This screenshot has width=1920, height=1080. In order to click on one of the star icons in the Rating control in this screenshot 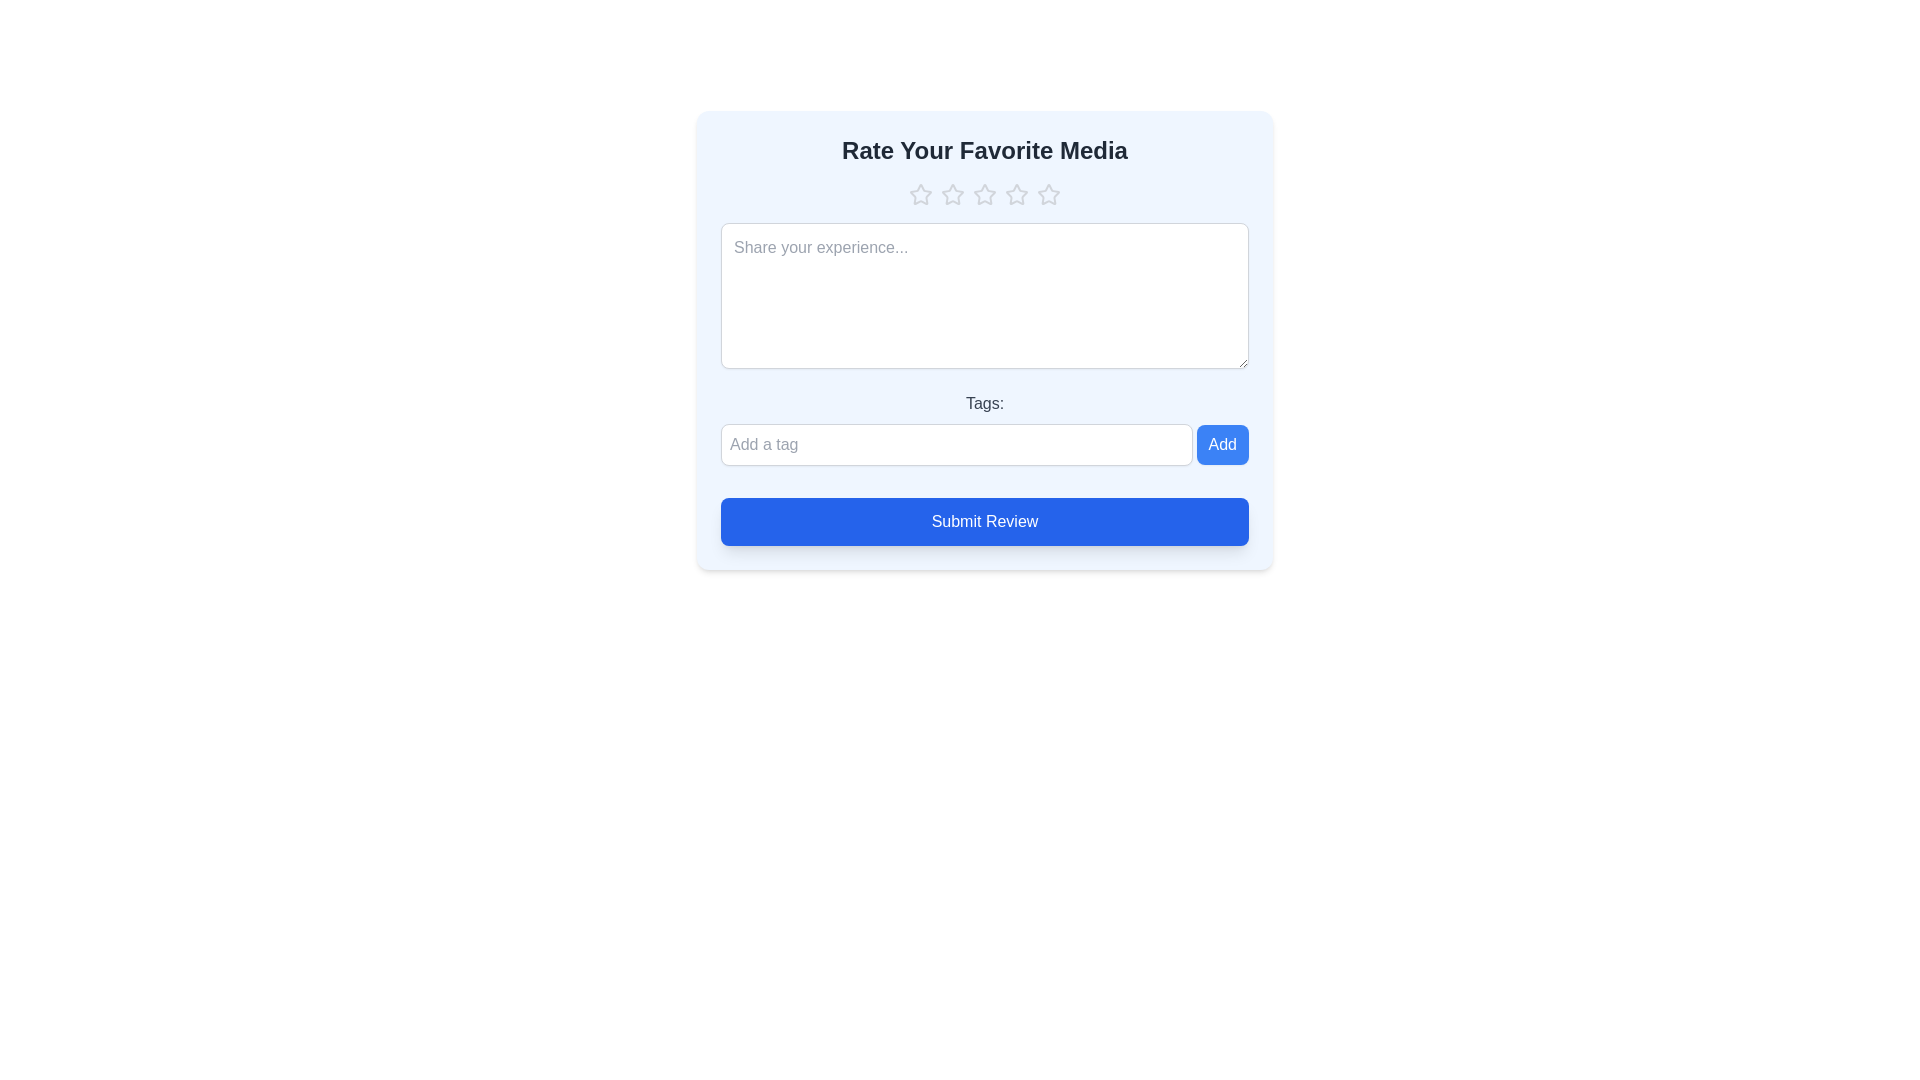, I will do `click(984, 195)`.